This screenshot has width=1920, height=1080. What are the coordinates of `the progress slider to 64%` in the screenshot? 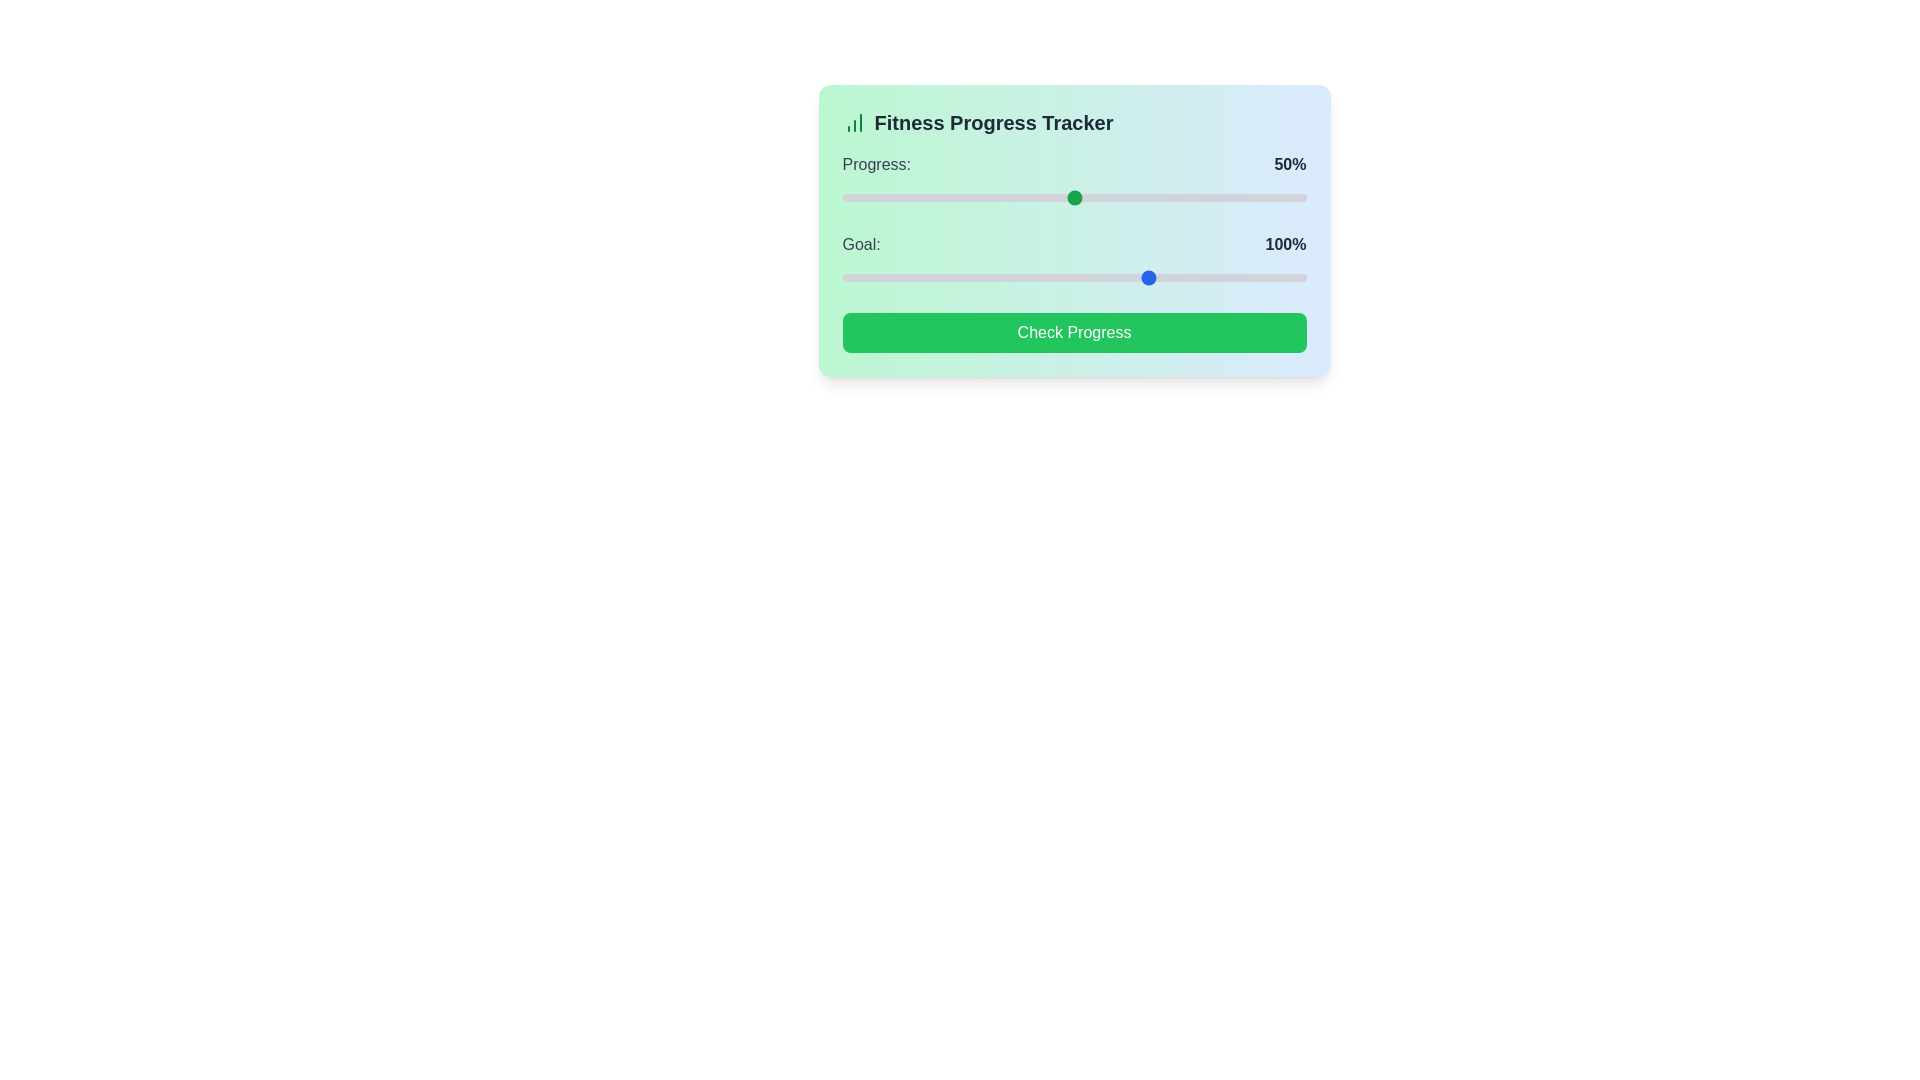 It's located at (1139, 197).